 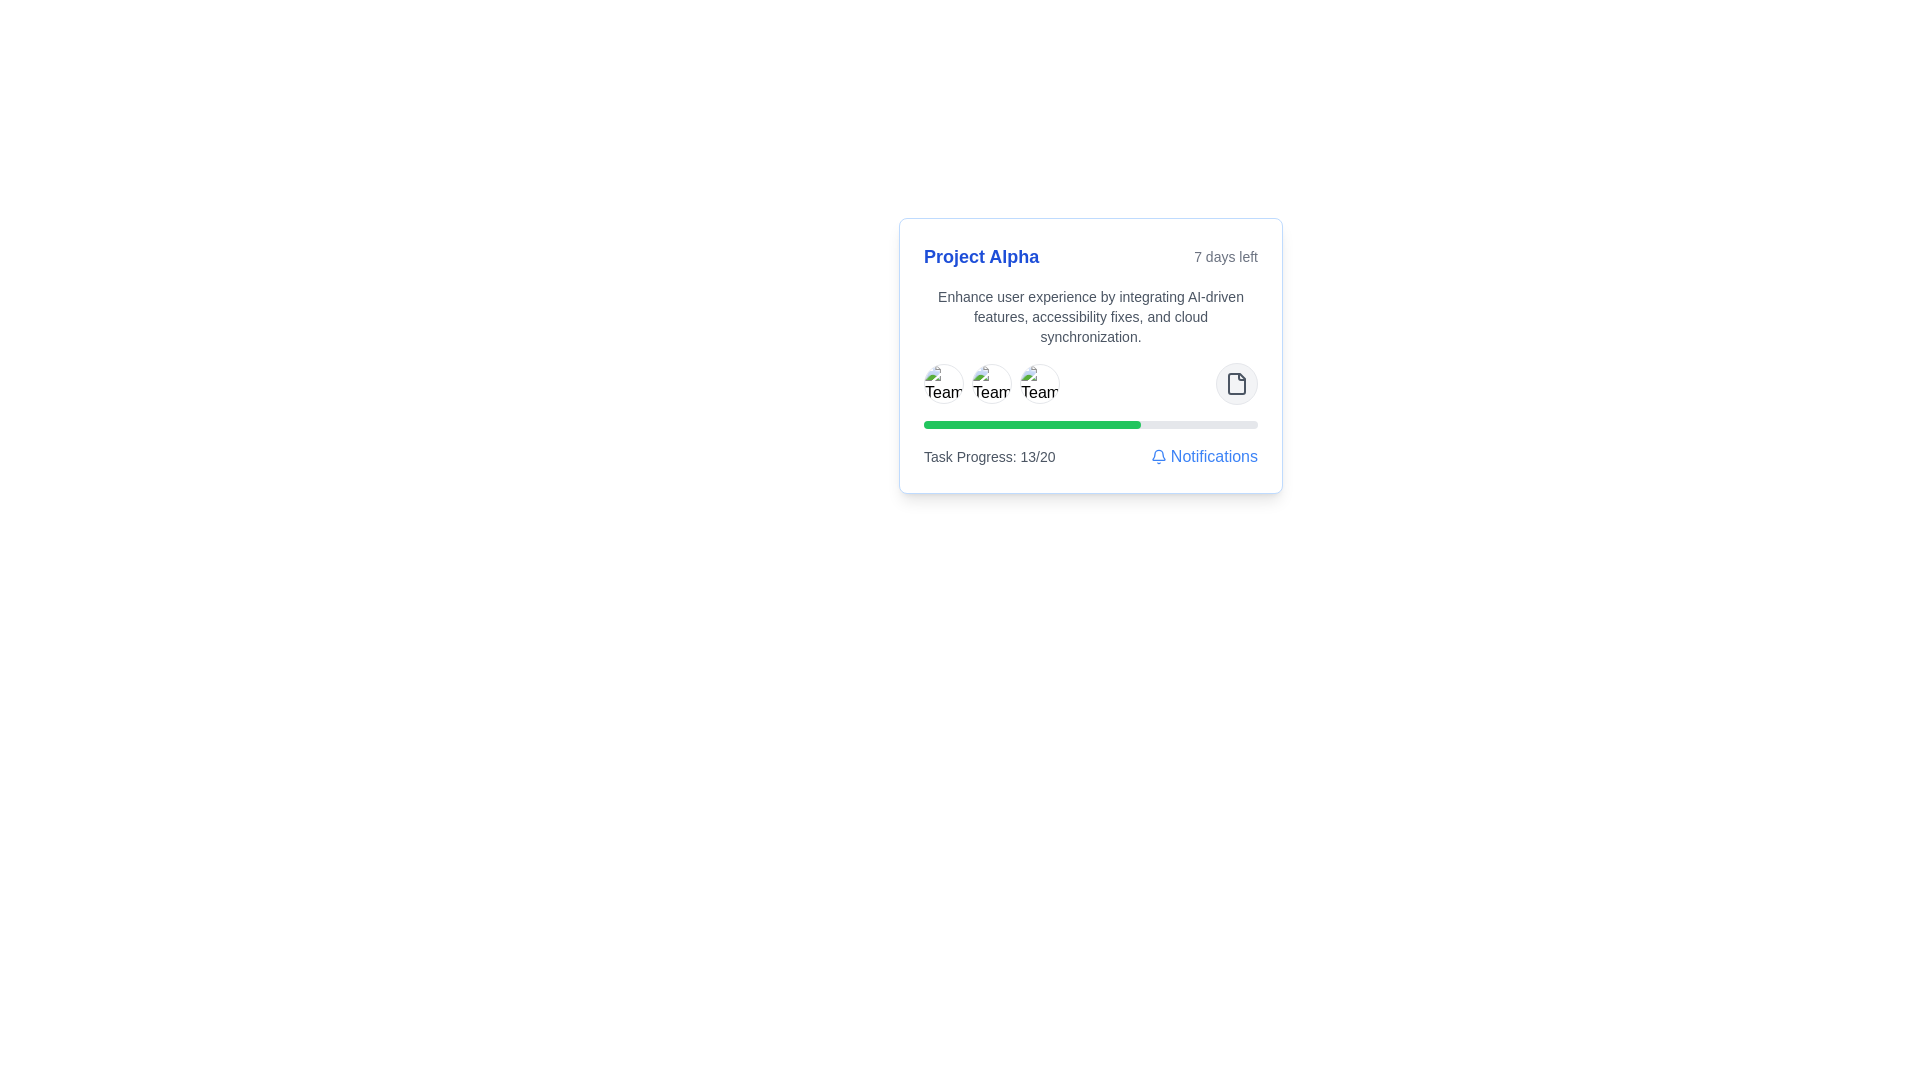 I want to click on the first avatar image labeled 'Team', so click(x=943, y=384).